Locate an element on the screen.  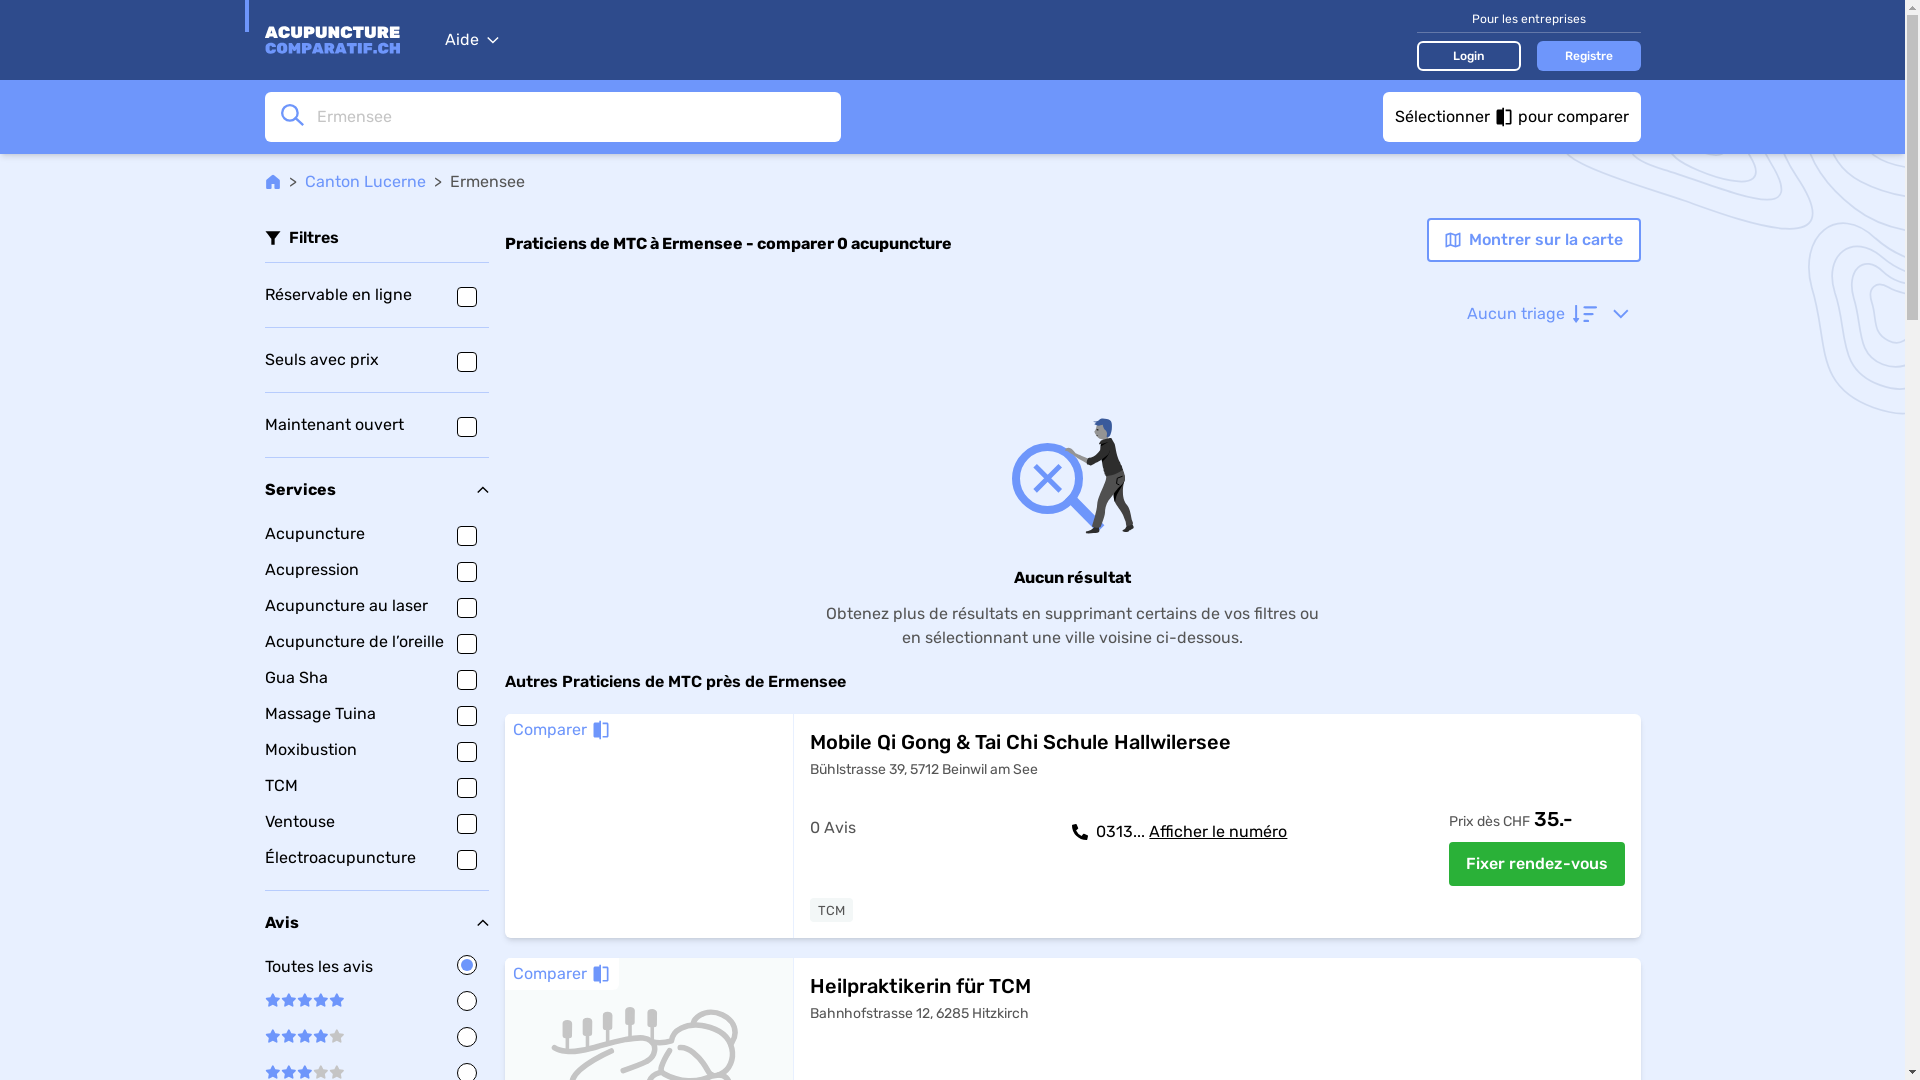
'Seuls avec prix' is located at coordinates (375, 358).